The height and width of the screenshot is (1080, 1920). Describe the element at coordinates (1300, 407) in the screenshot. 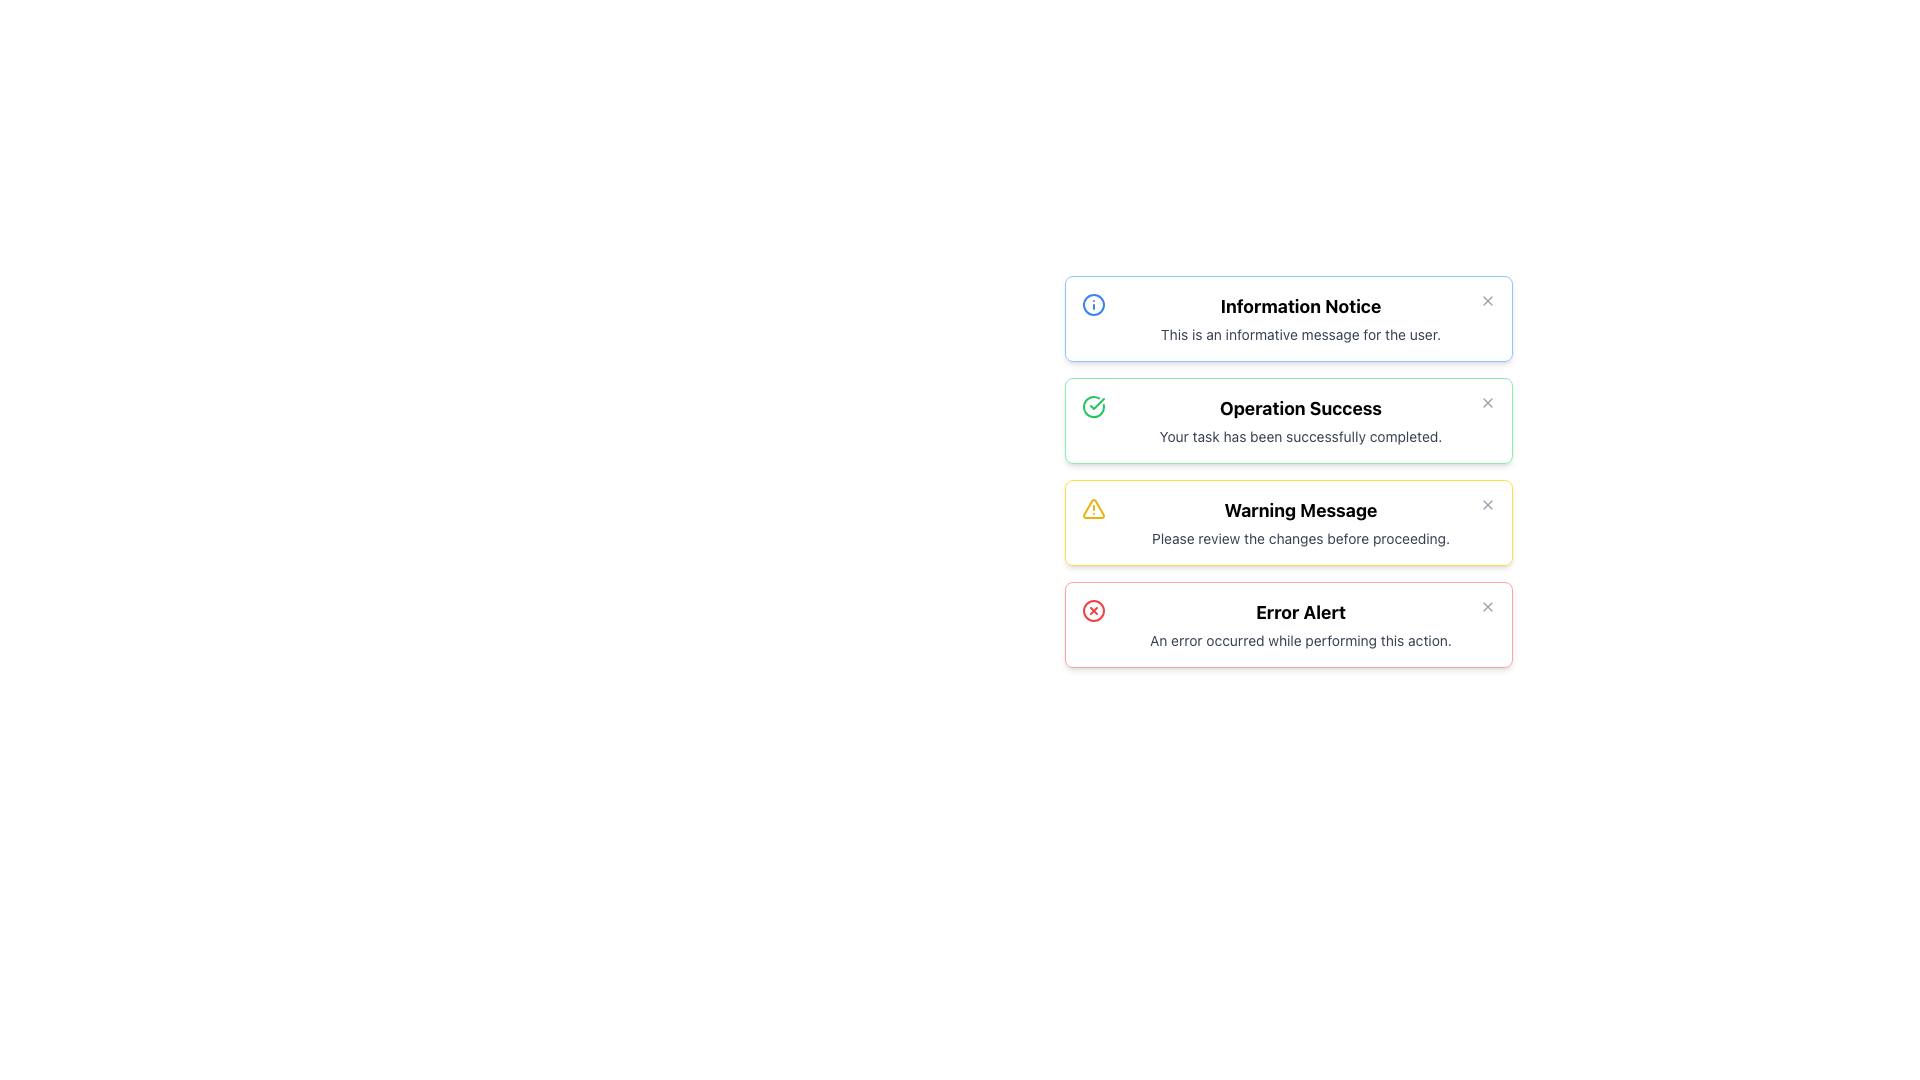

I see `the bold, large font text displaying 'Operation Success' located at the top of a green-bordered alert box` at that location.